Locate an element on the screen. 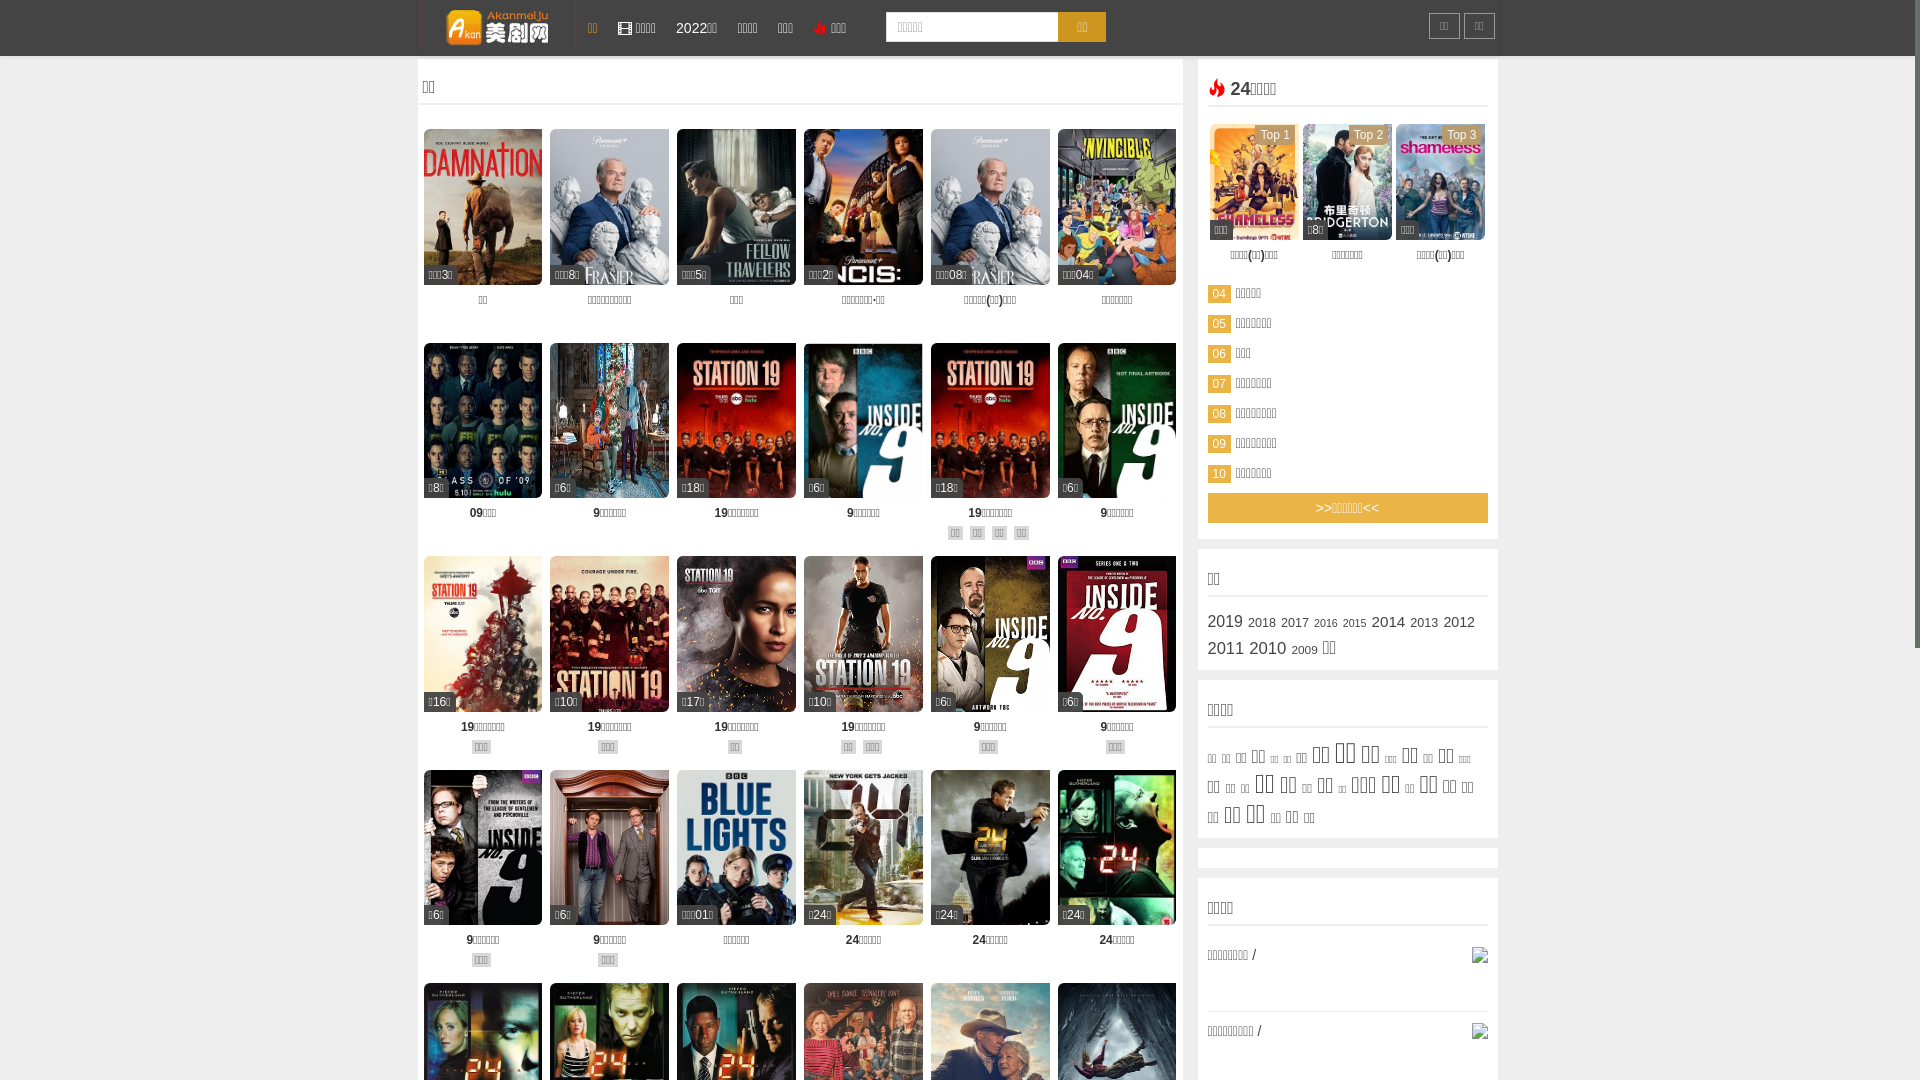  '2010' is located at coordinates (1266, 648).